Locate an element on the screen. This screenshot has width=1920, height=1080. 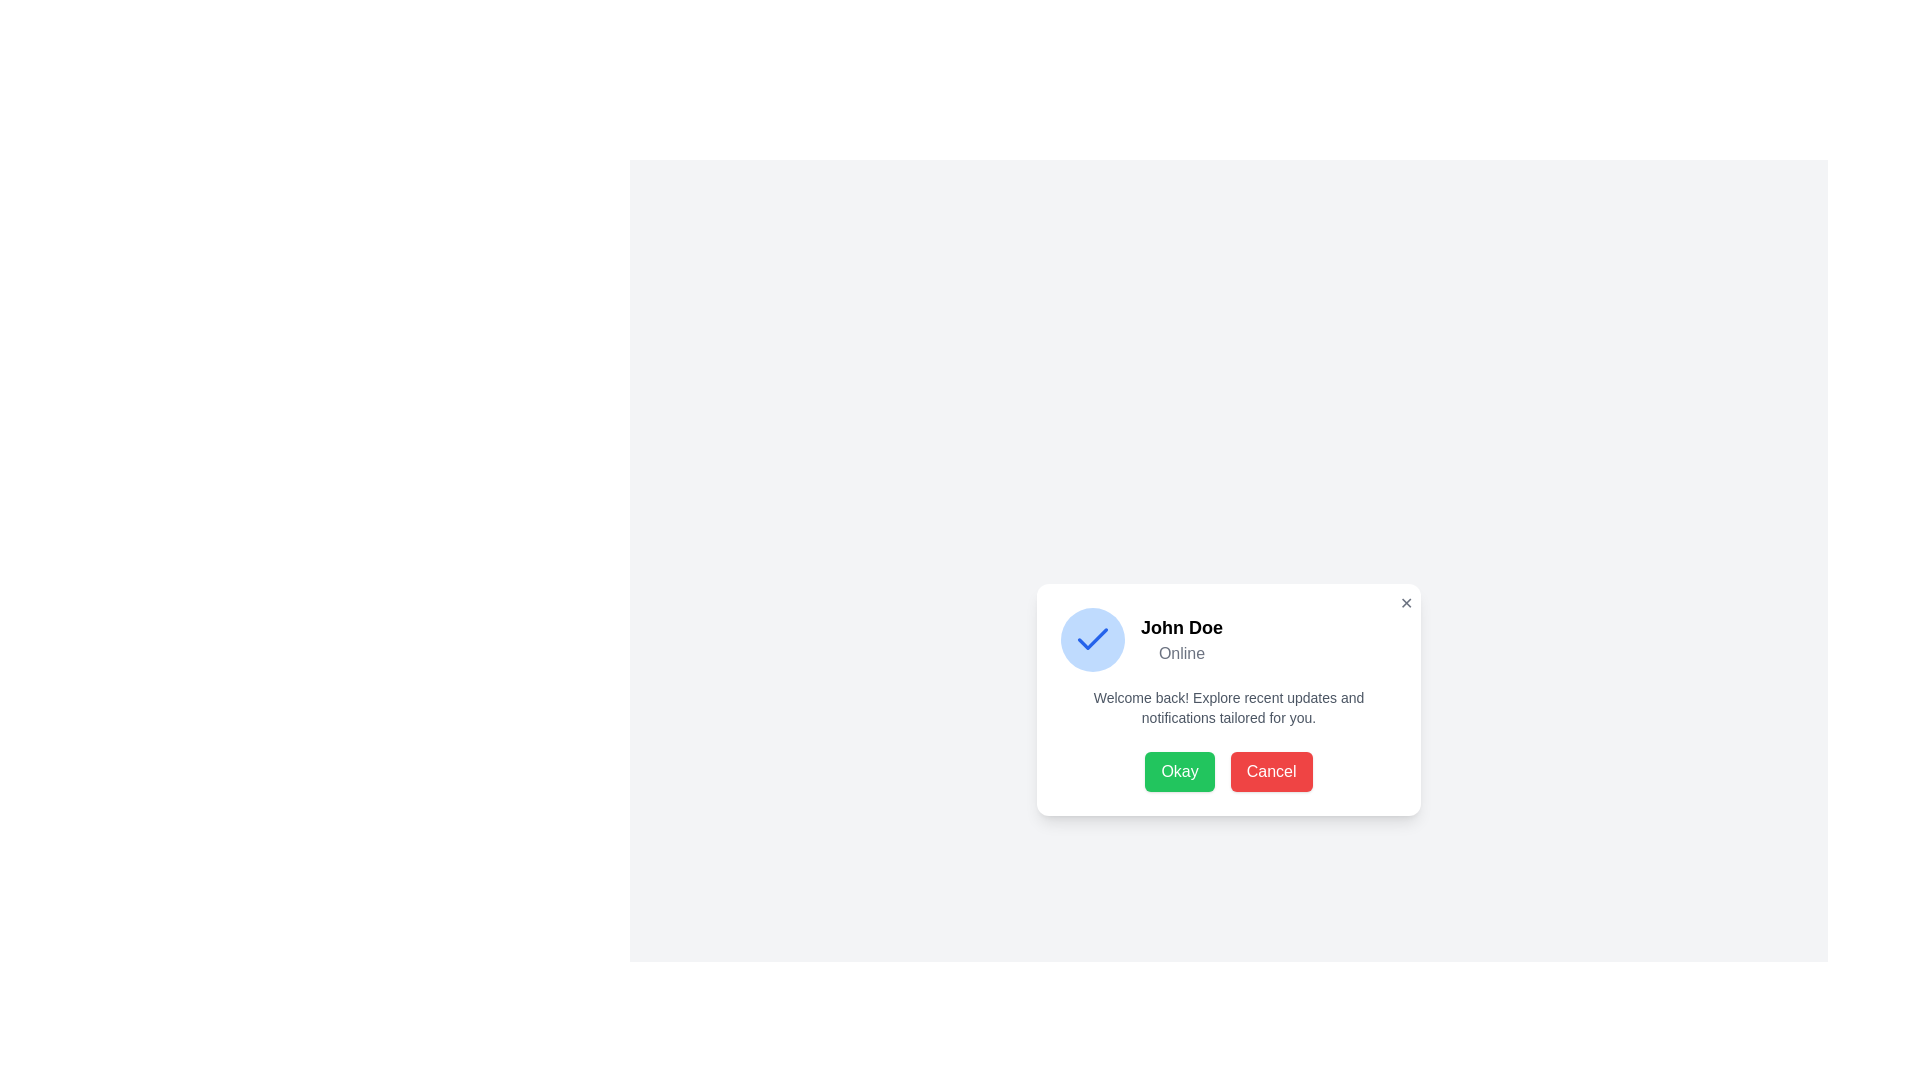
the 'Okay' confirmation button located at the bottom of the popup card to observe styling changes is located at coordinates (1180, 770).